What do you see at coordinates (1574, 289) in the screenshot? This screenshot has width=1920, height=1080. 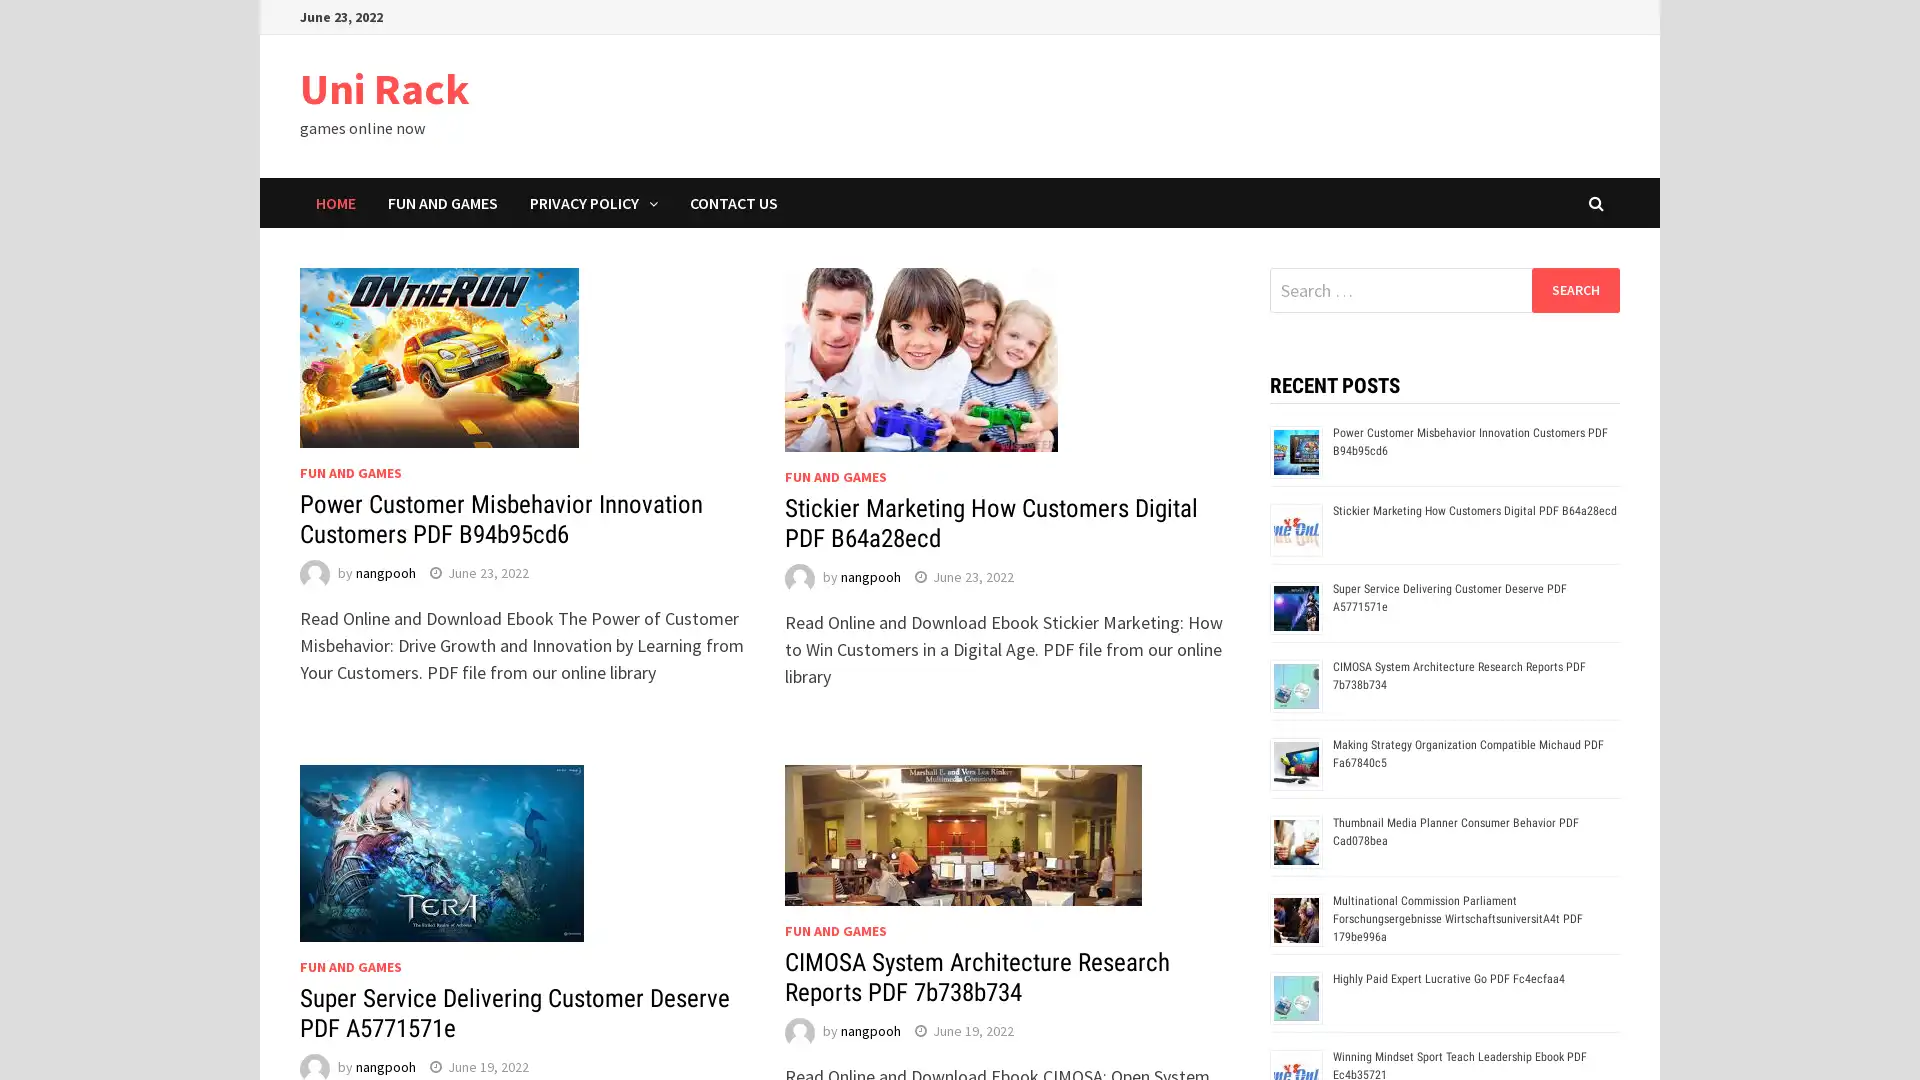 I see `Search` at bounding box center [1574, 289].